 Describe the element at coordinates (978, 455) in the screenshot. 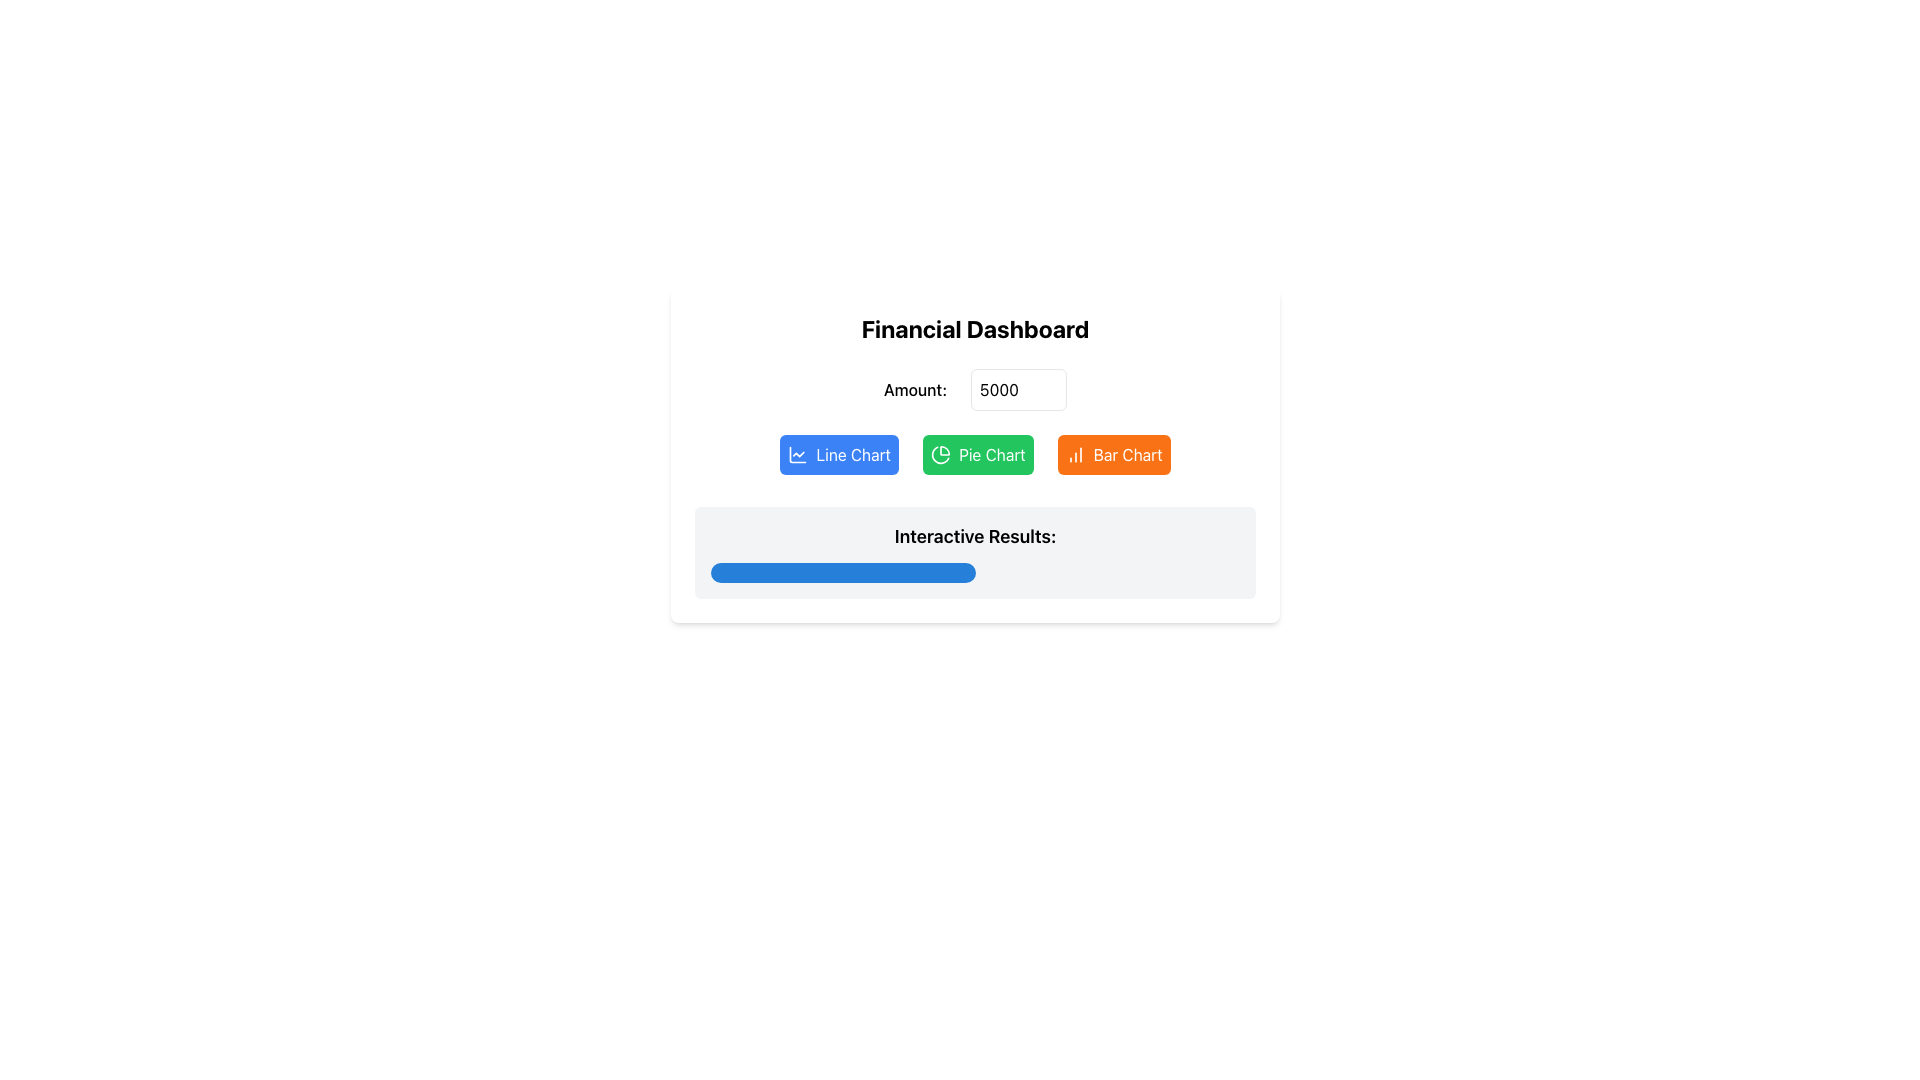

I see `the 'Pie Chart' button, which is a bright green button with white text and a pie chart icon, located in the middle of a group of three buttons` at that location.